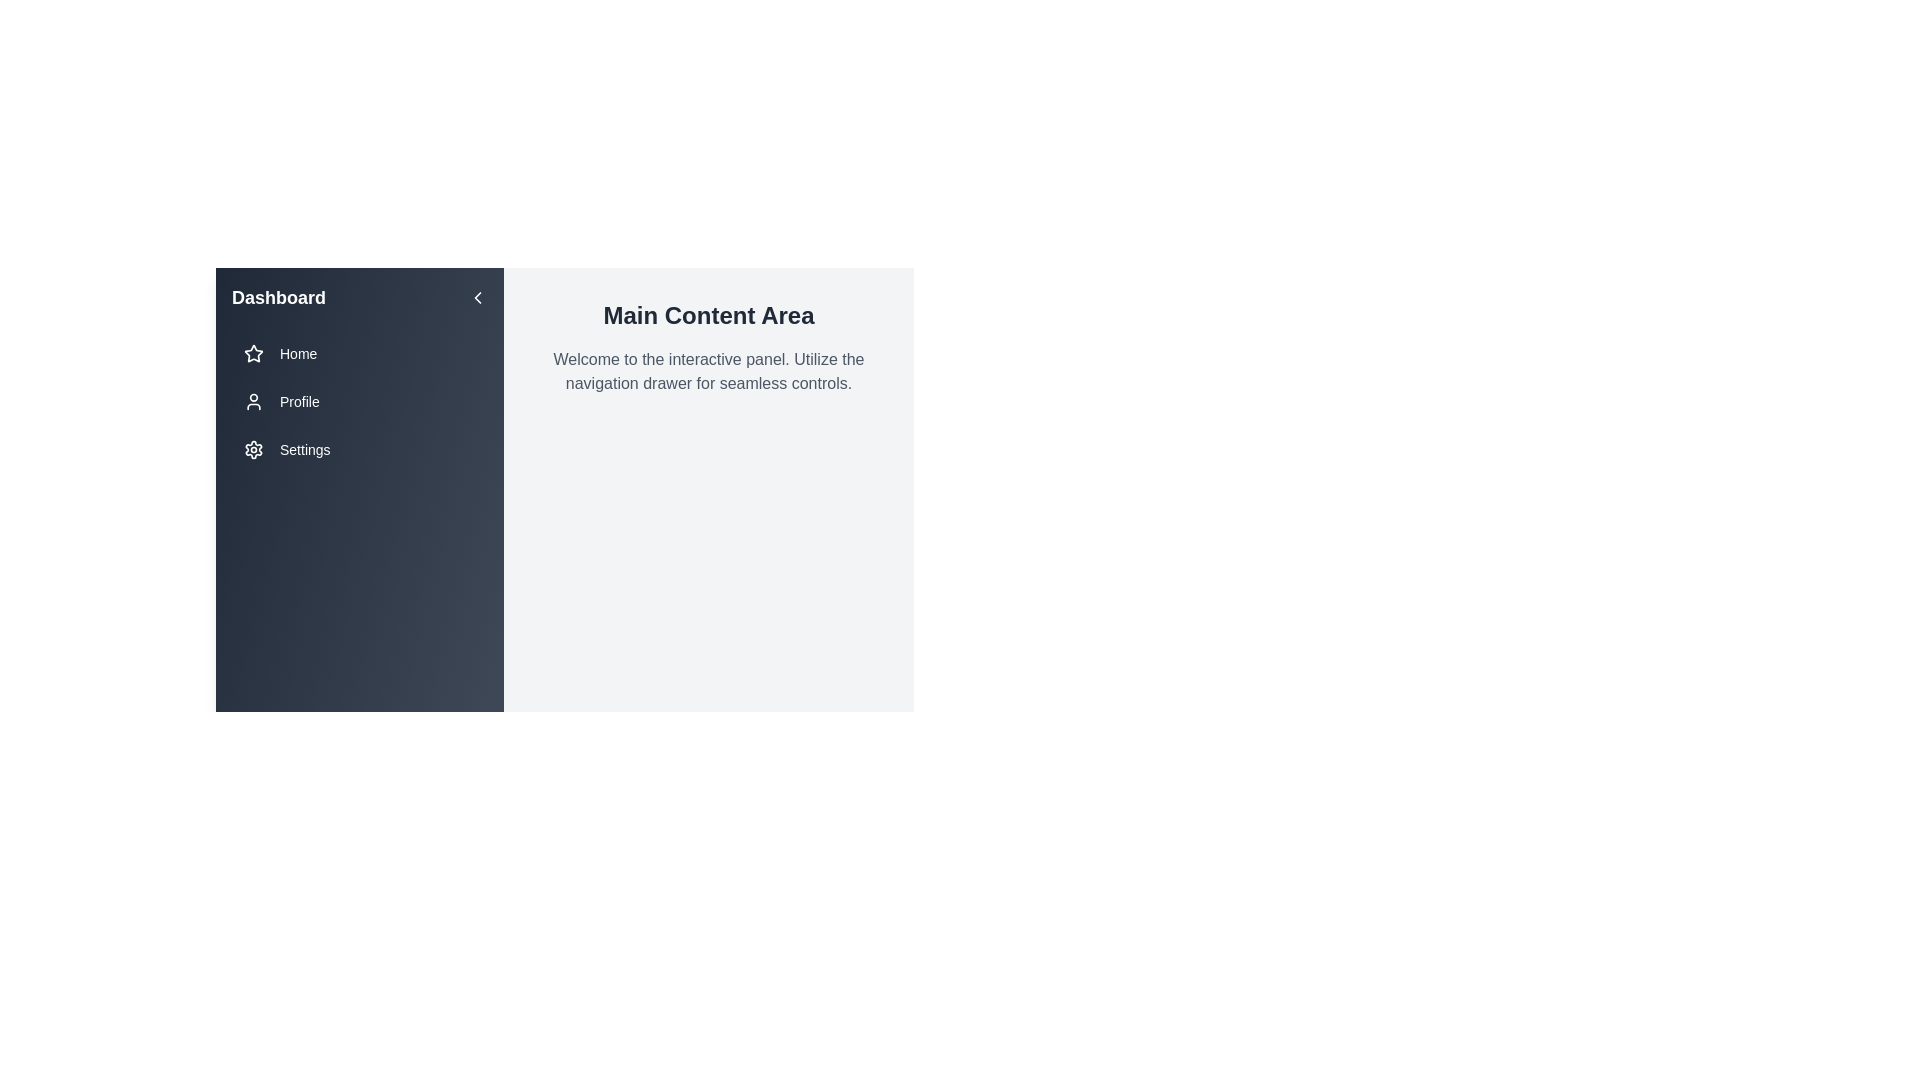 The height and width of the screenshot is (1080, 1920). Describe the element at coordinates (298, 401) in the screenshot. I see `the 'Profile' label in the navigation panel, which is positioned below the 'Home' item and above the 'Settings' item, and is aligned next to a user profile icon` at that location.